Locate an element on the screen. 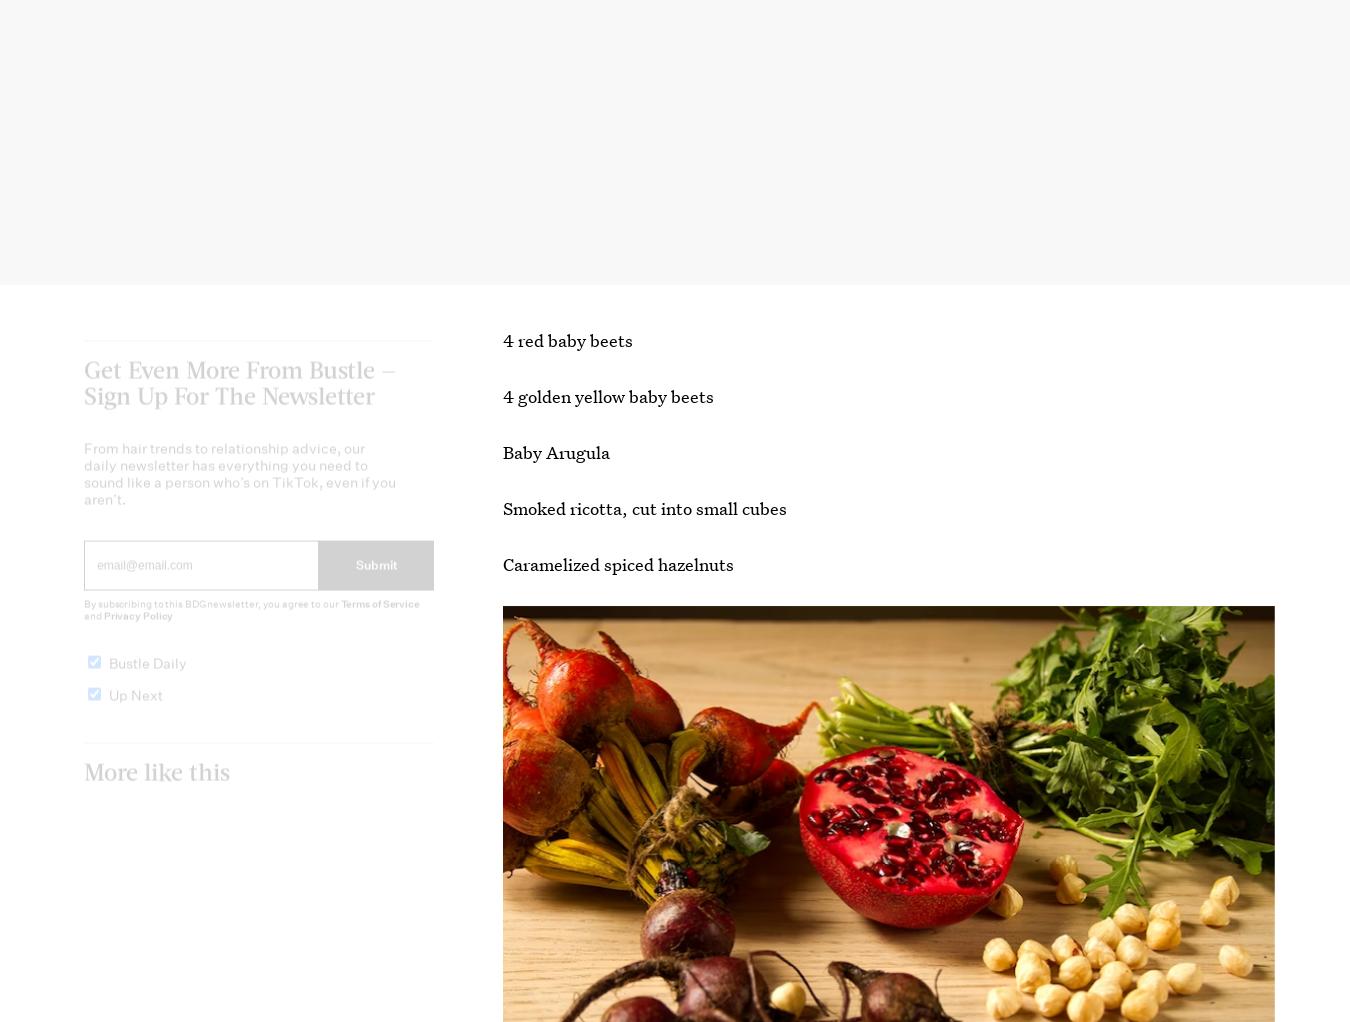 Image resolution: width=1350 pixels, height=1022 pixels. 'Baby Arugula' is located at coordinates (502, 451).